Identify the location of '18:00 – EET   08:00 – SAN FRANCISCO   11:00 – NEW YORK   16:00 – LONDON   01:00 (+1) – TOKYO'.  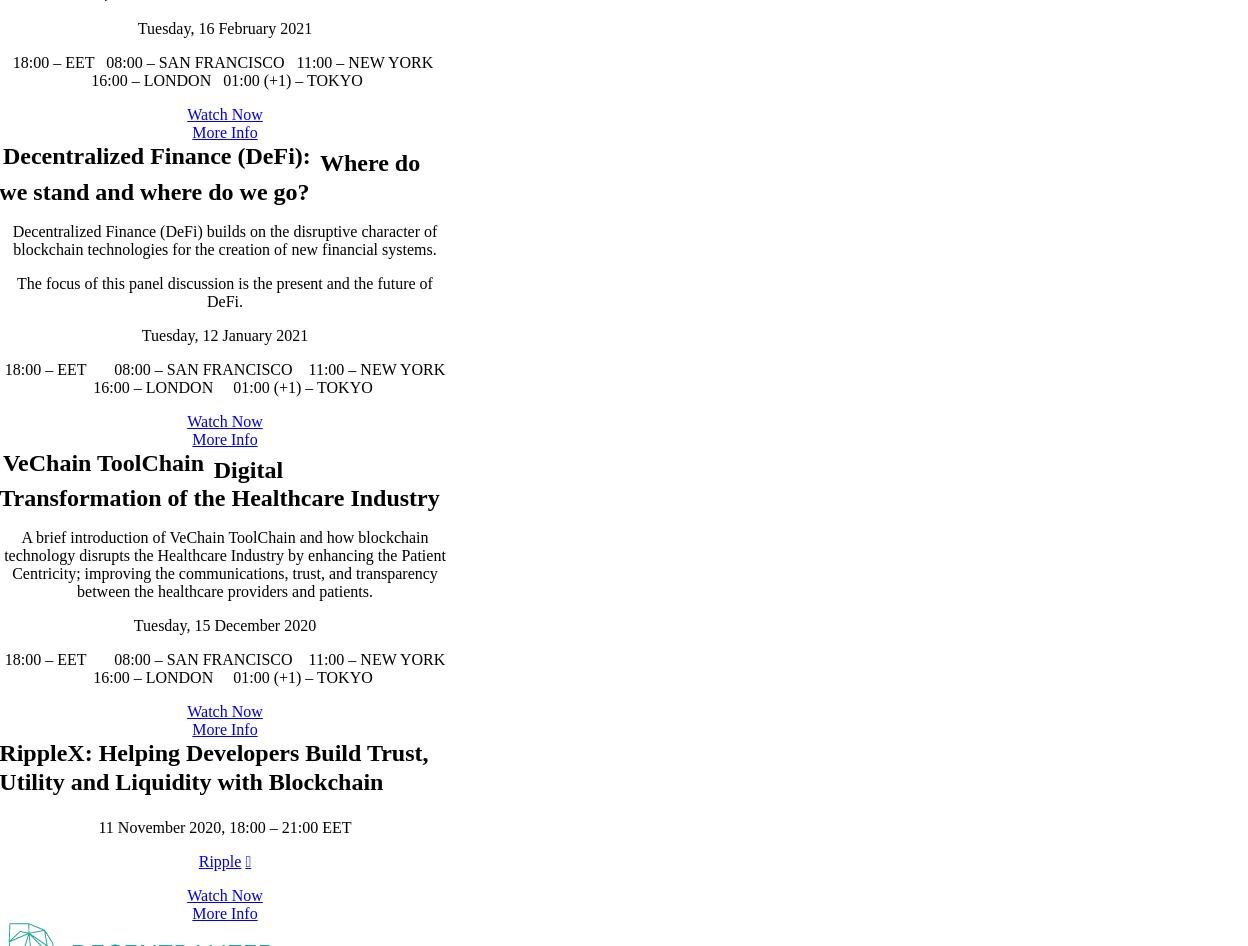
(224, 215).